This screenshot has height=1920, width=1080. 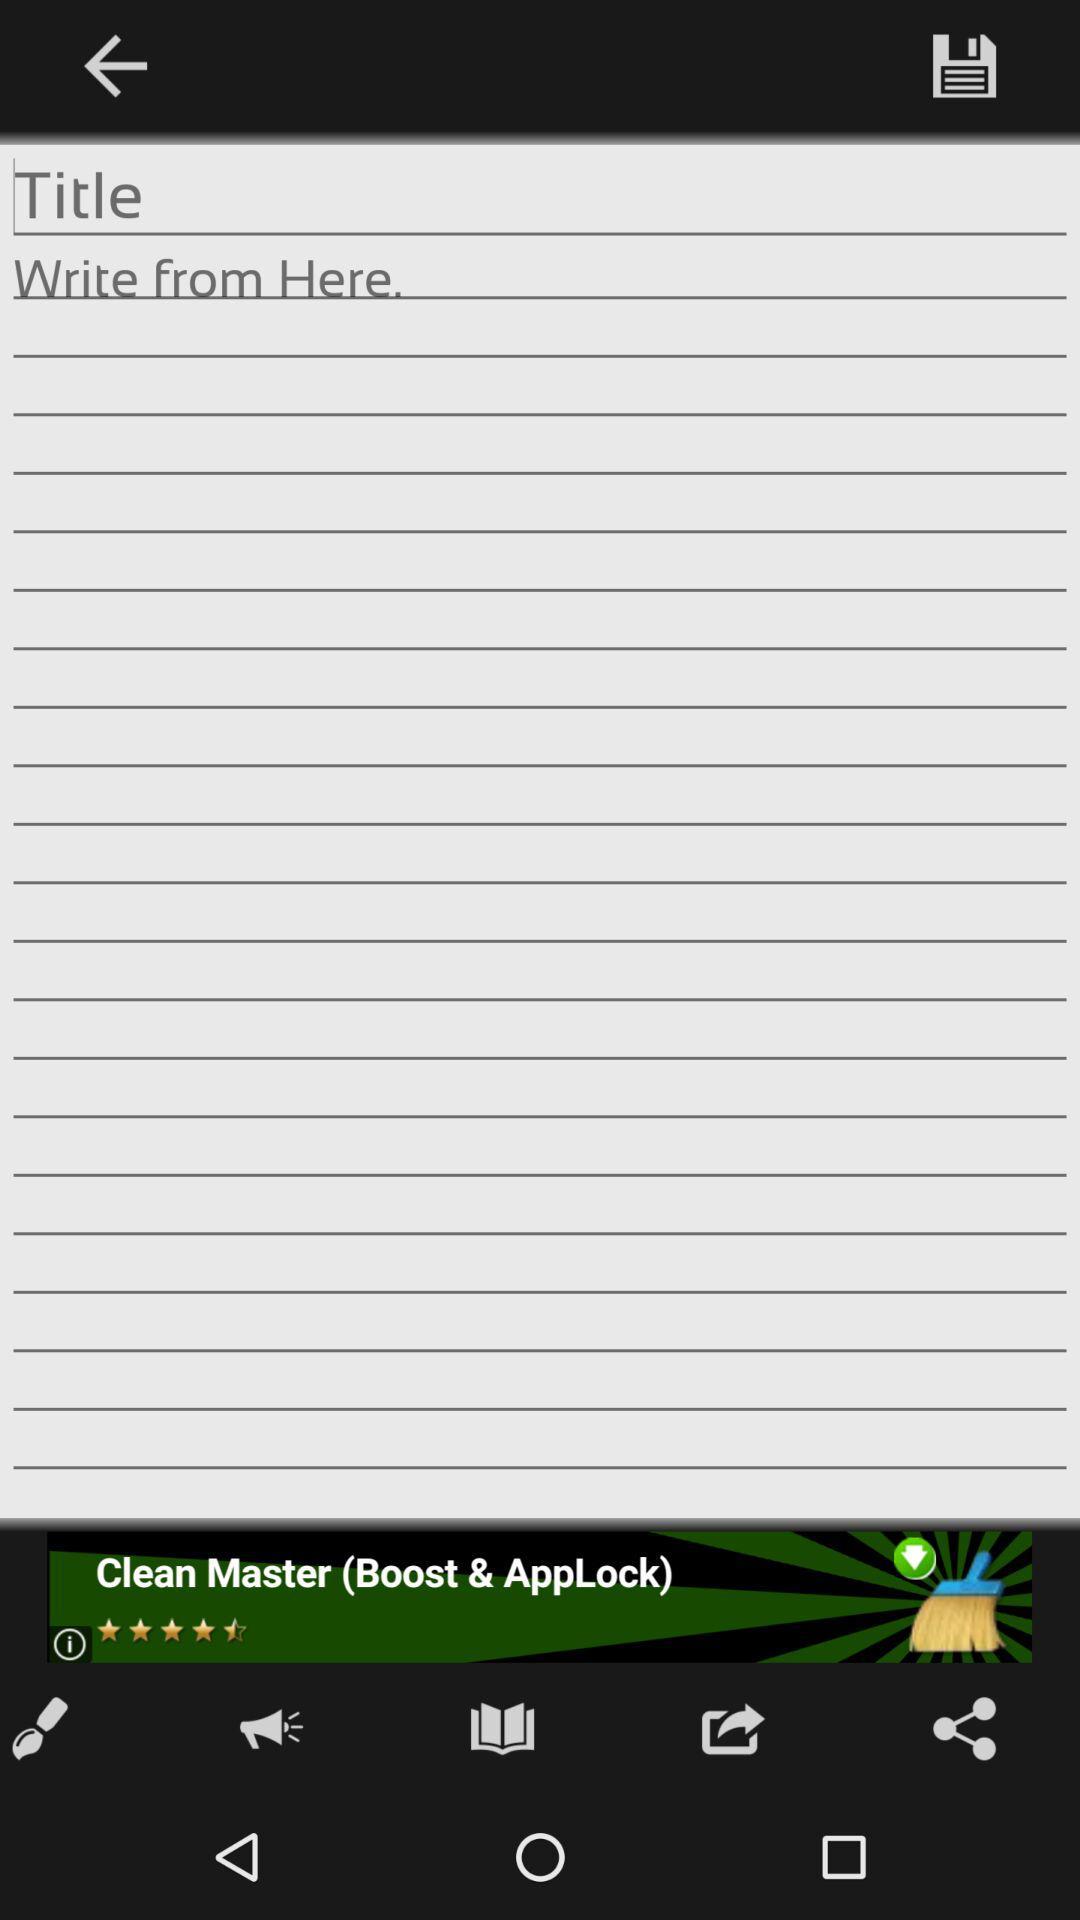 I want to click on the launch icon, so click(x=733, y=1727).